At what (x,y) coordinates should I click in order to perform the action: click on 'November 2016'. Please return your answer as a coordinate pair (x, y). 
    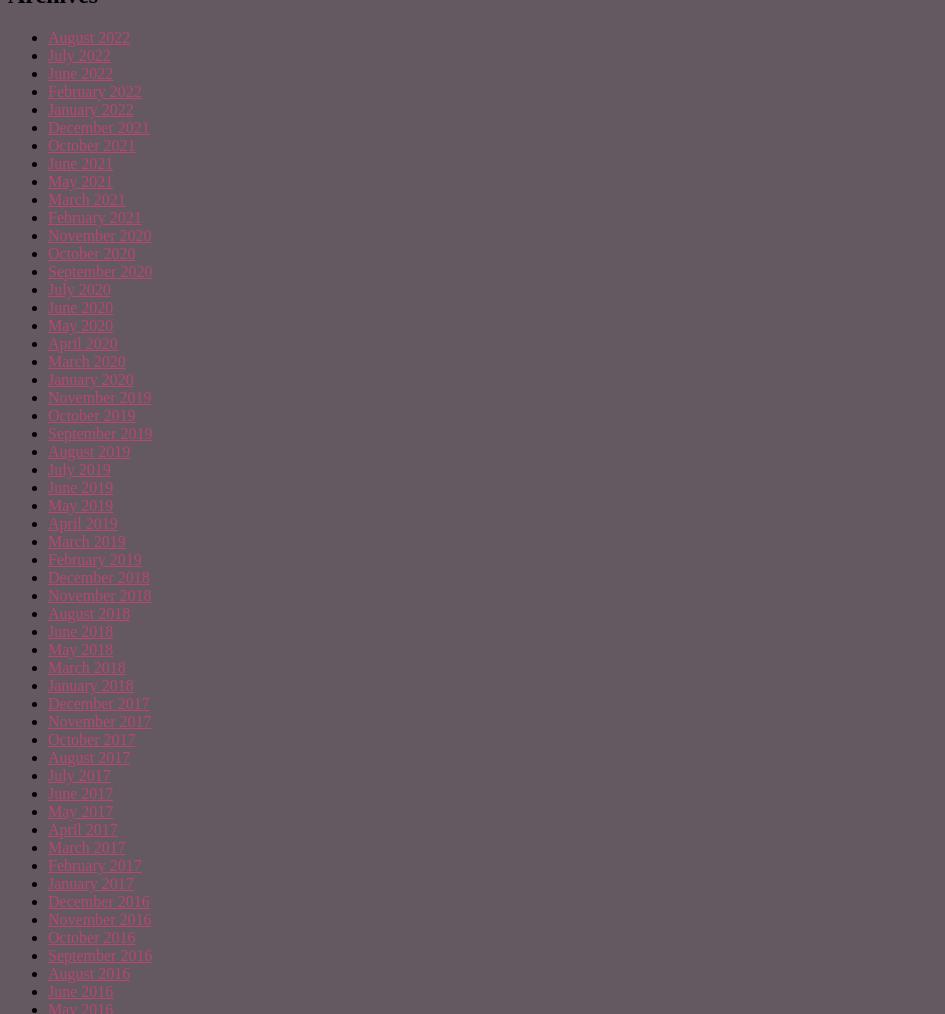
    Looking at the image, I should click on (98, 918).